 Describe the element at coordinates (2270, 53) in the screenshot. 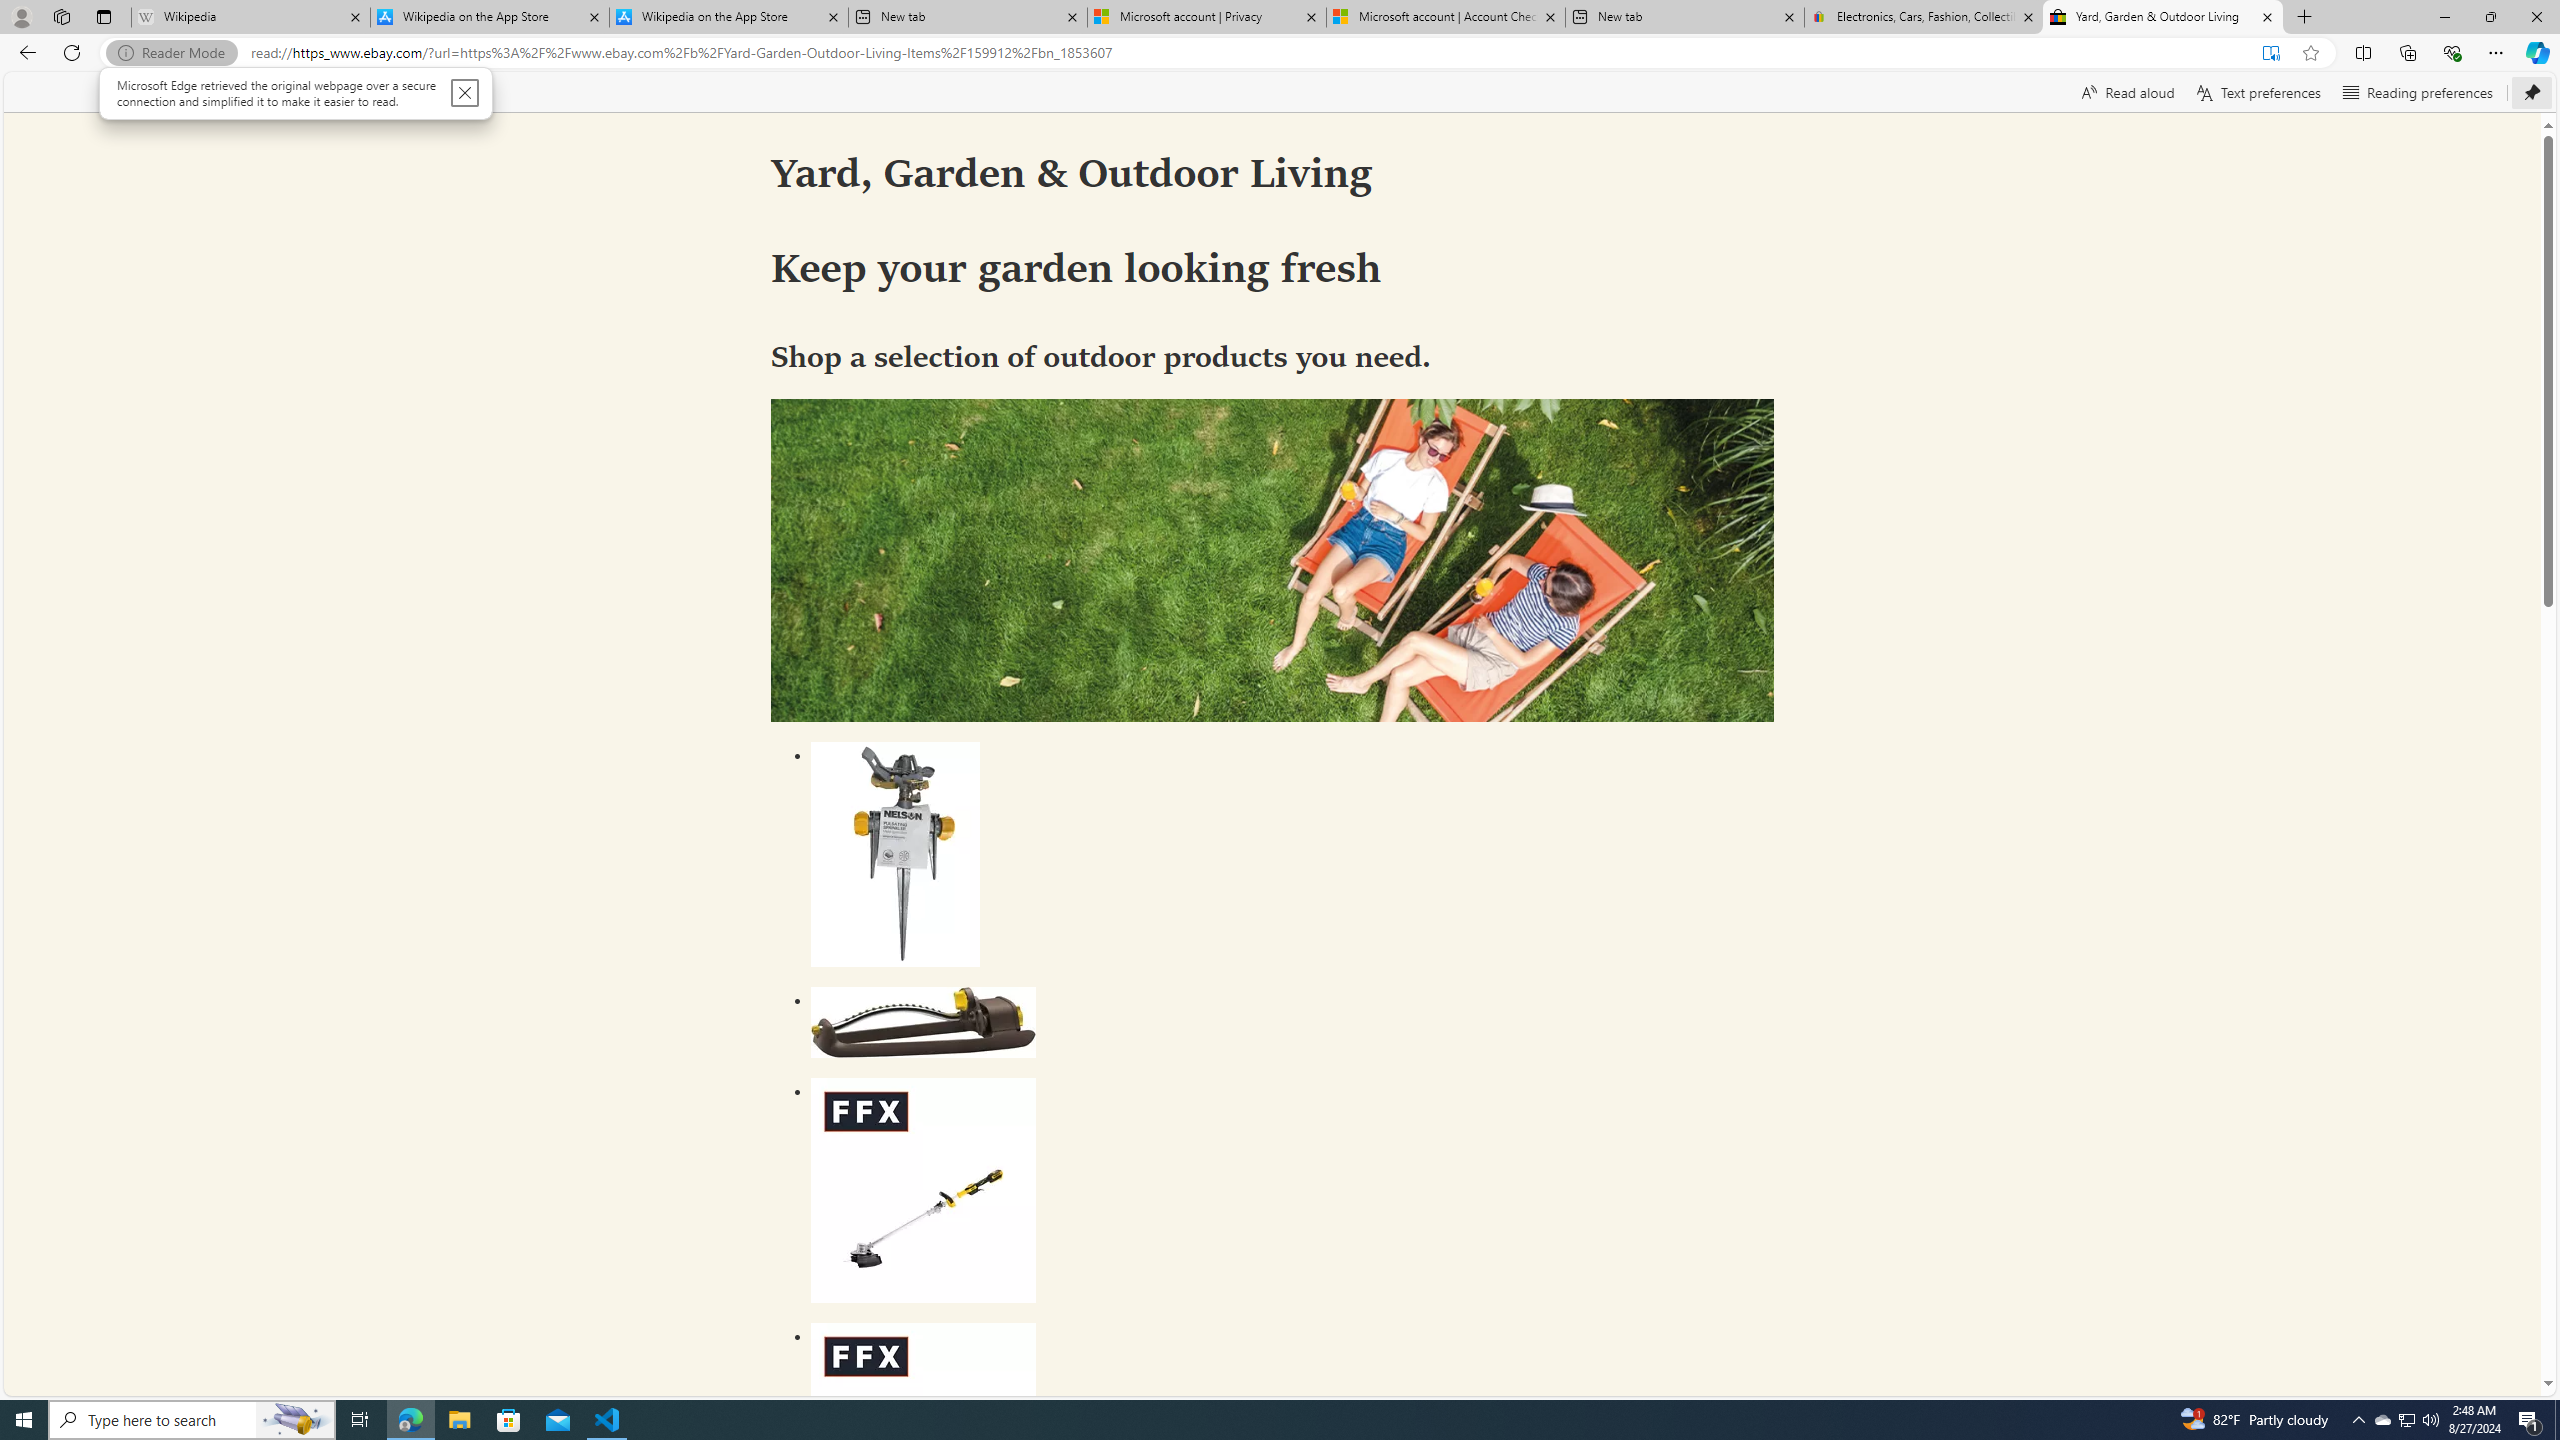

I see `'Exit Immersive Reader (F9)'` at that location.